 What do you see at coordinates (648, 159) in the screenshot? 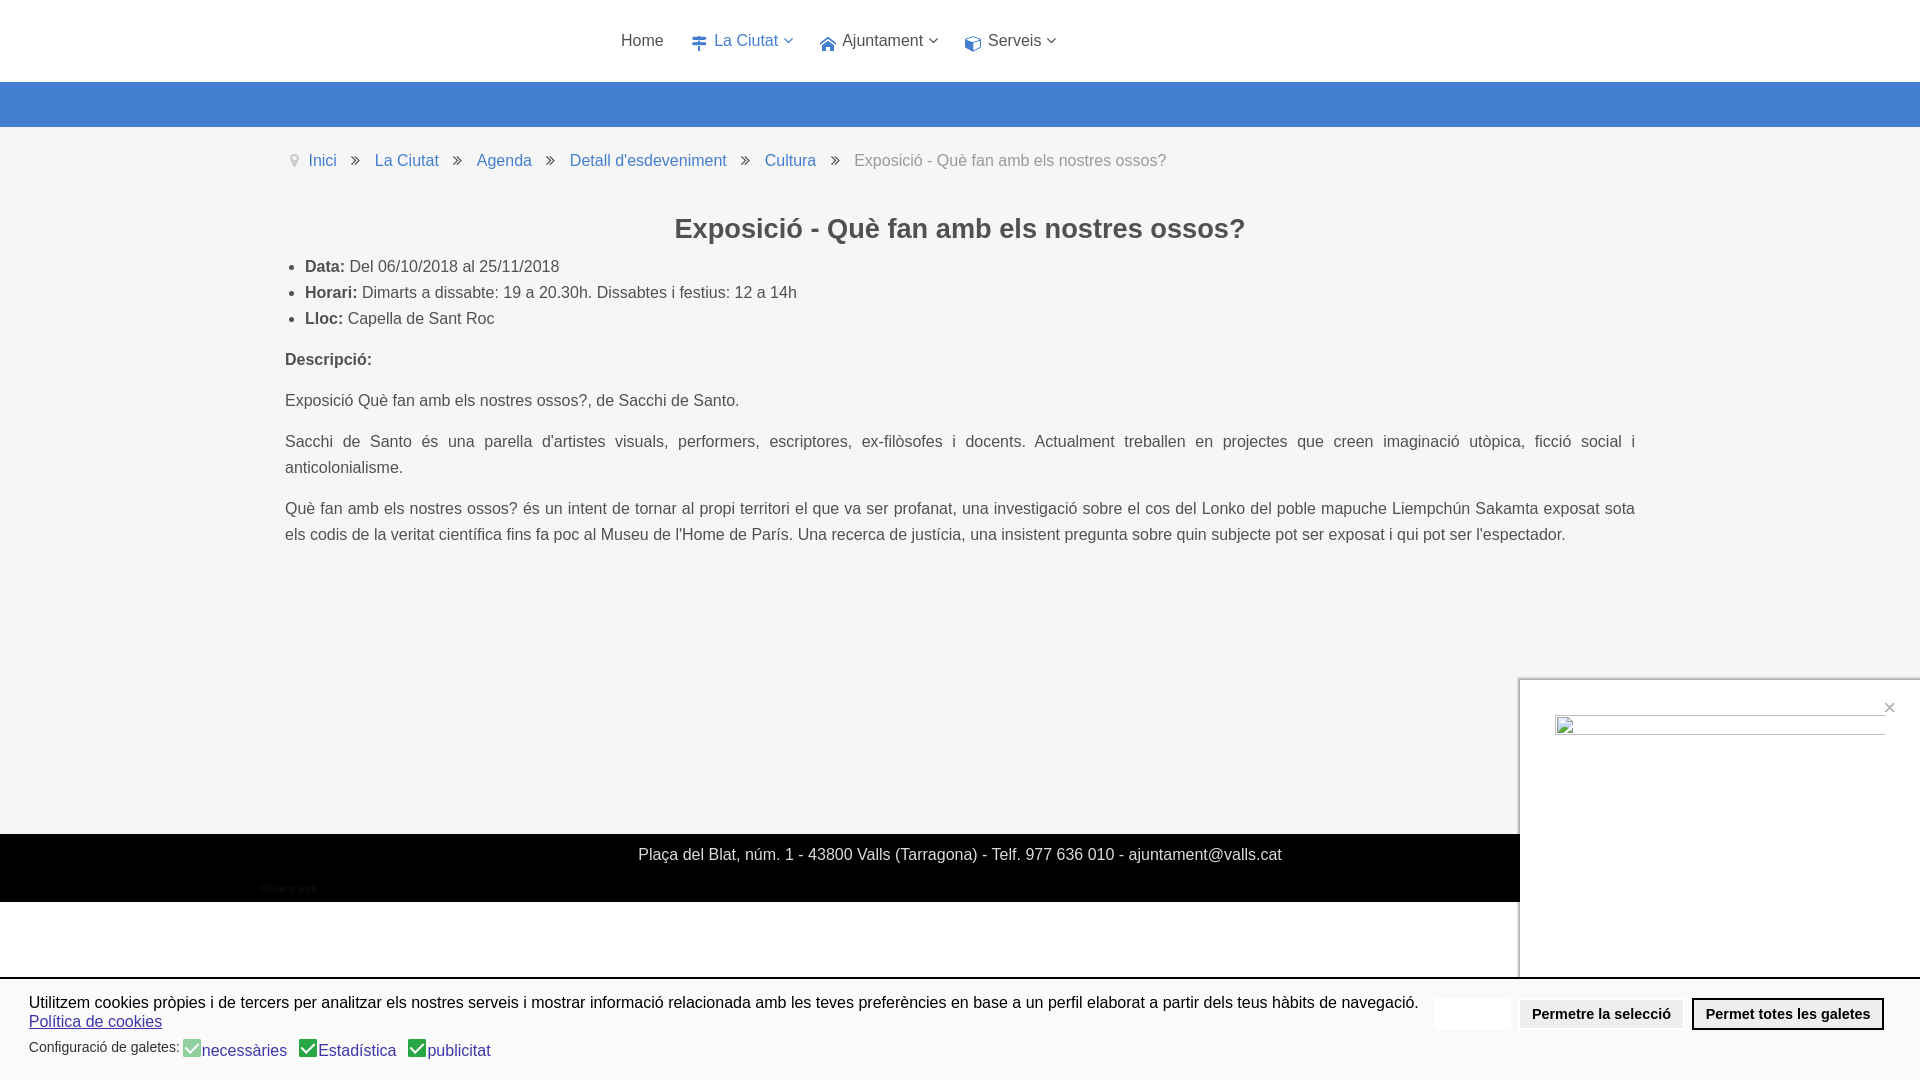
I see `'Detall d'esdeveniment'` at bounding box center [648, 159].